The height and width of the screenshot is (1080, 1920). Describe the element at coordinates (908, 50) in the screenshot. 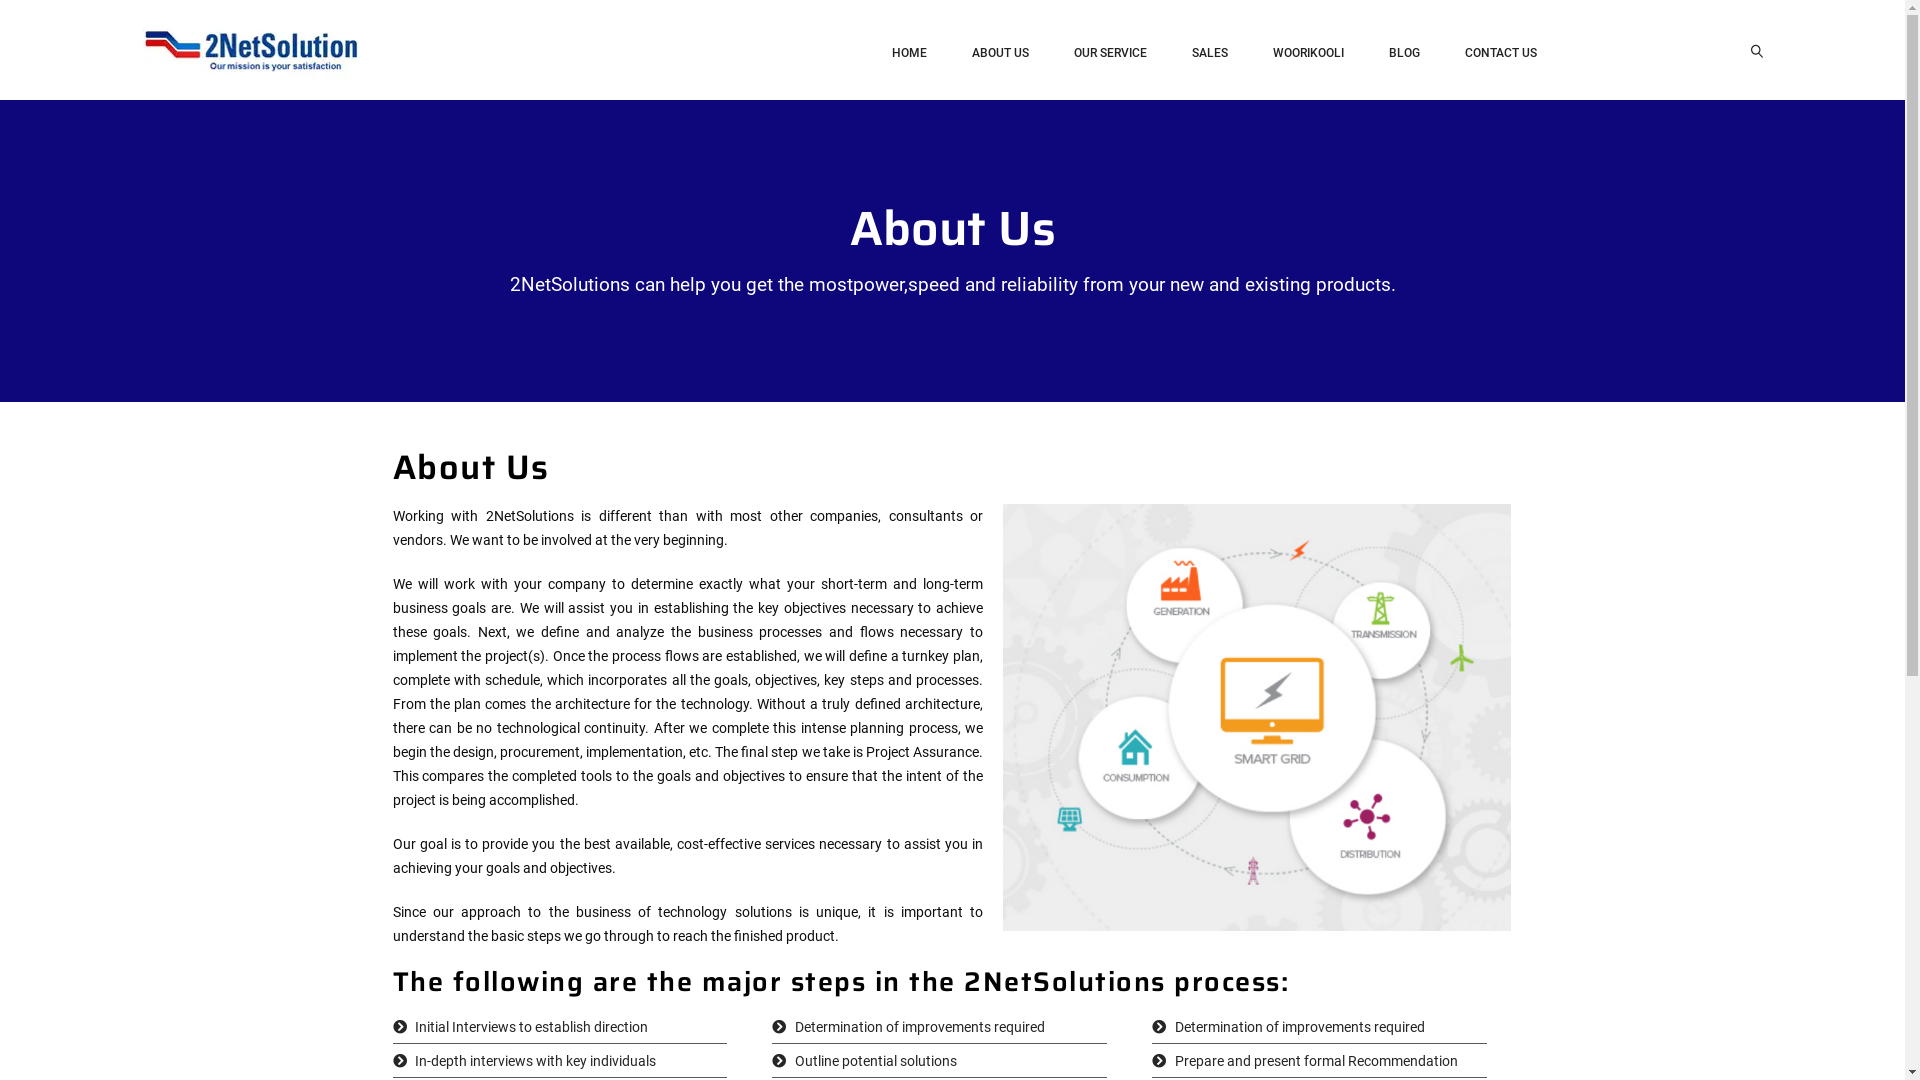

I see `'HOME'` at that location.